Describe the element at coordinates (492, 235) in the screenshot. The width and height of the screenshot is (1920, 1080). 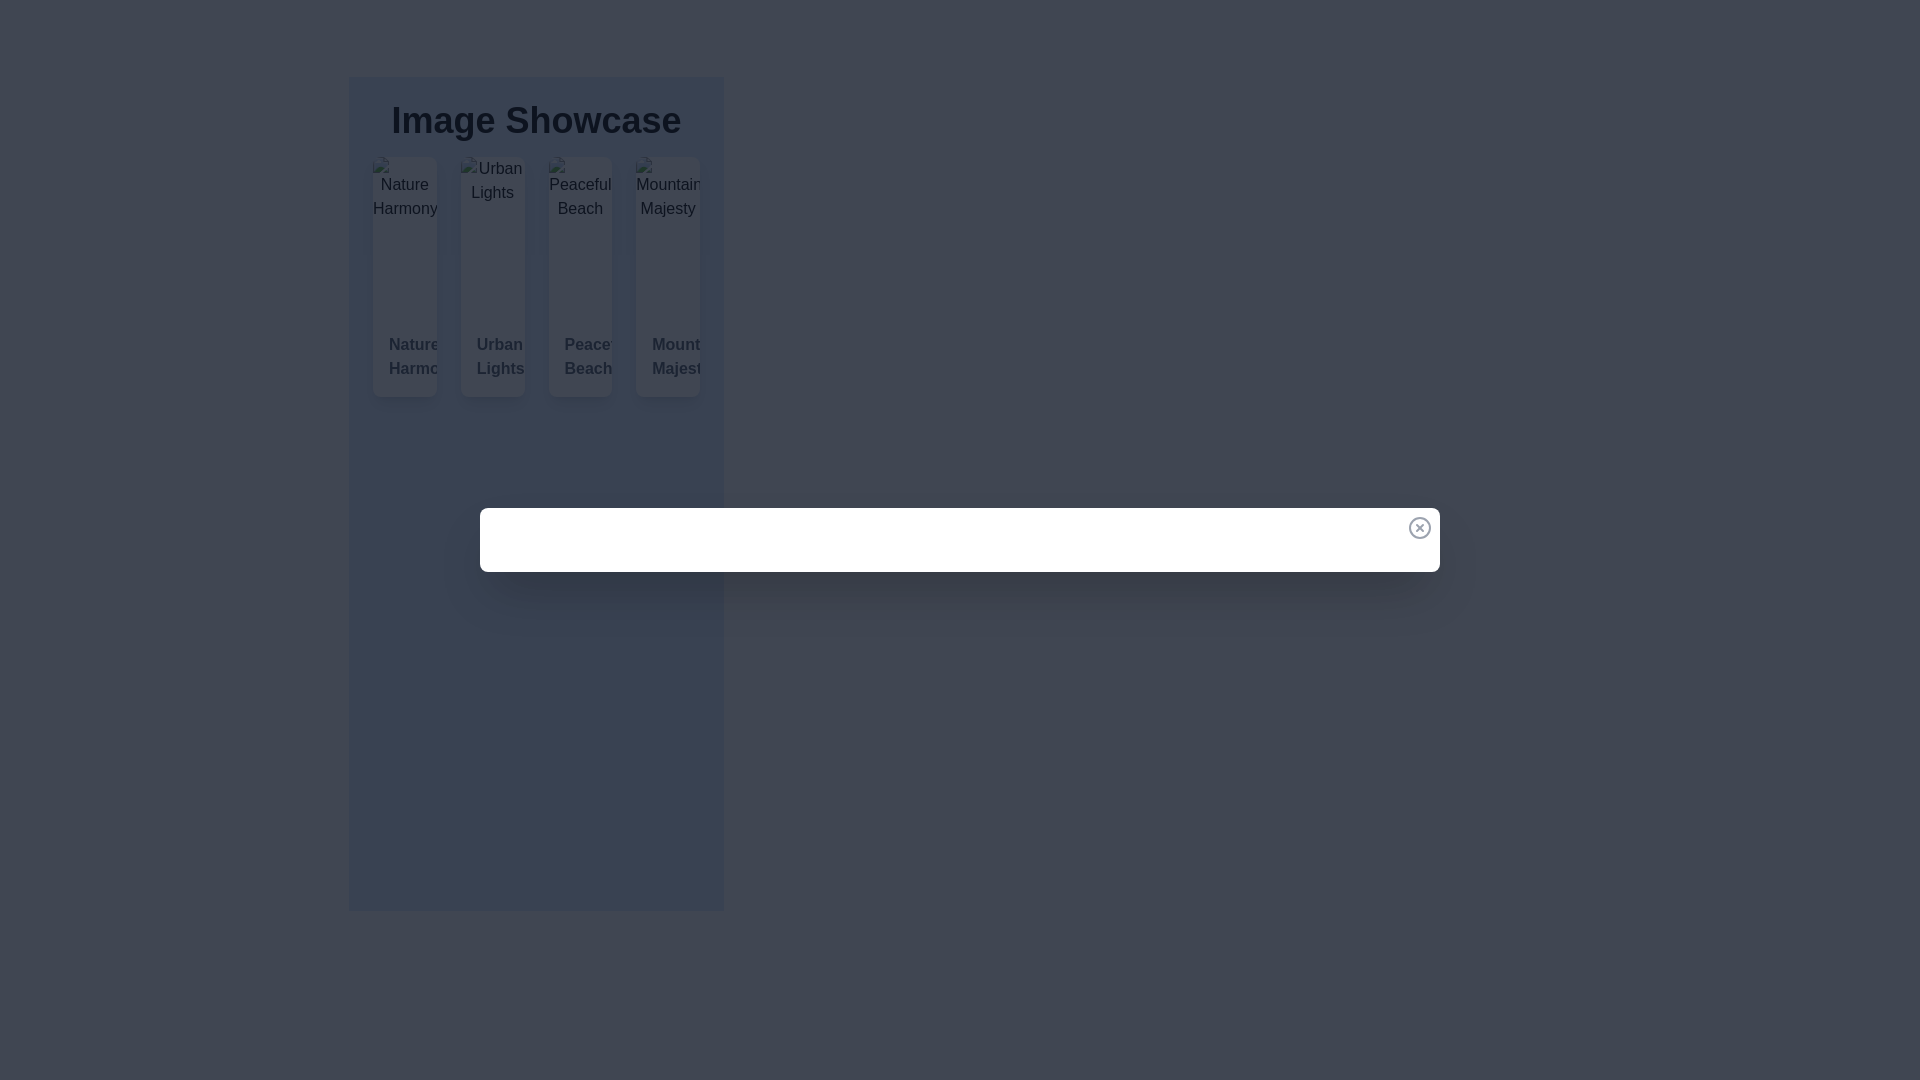
I see `the image thumbnail representing the content item titled 'Urban Lights' located in the second column of the card layout` at that location.